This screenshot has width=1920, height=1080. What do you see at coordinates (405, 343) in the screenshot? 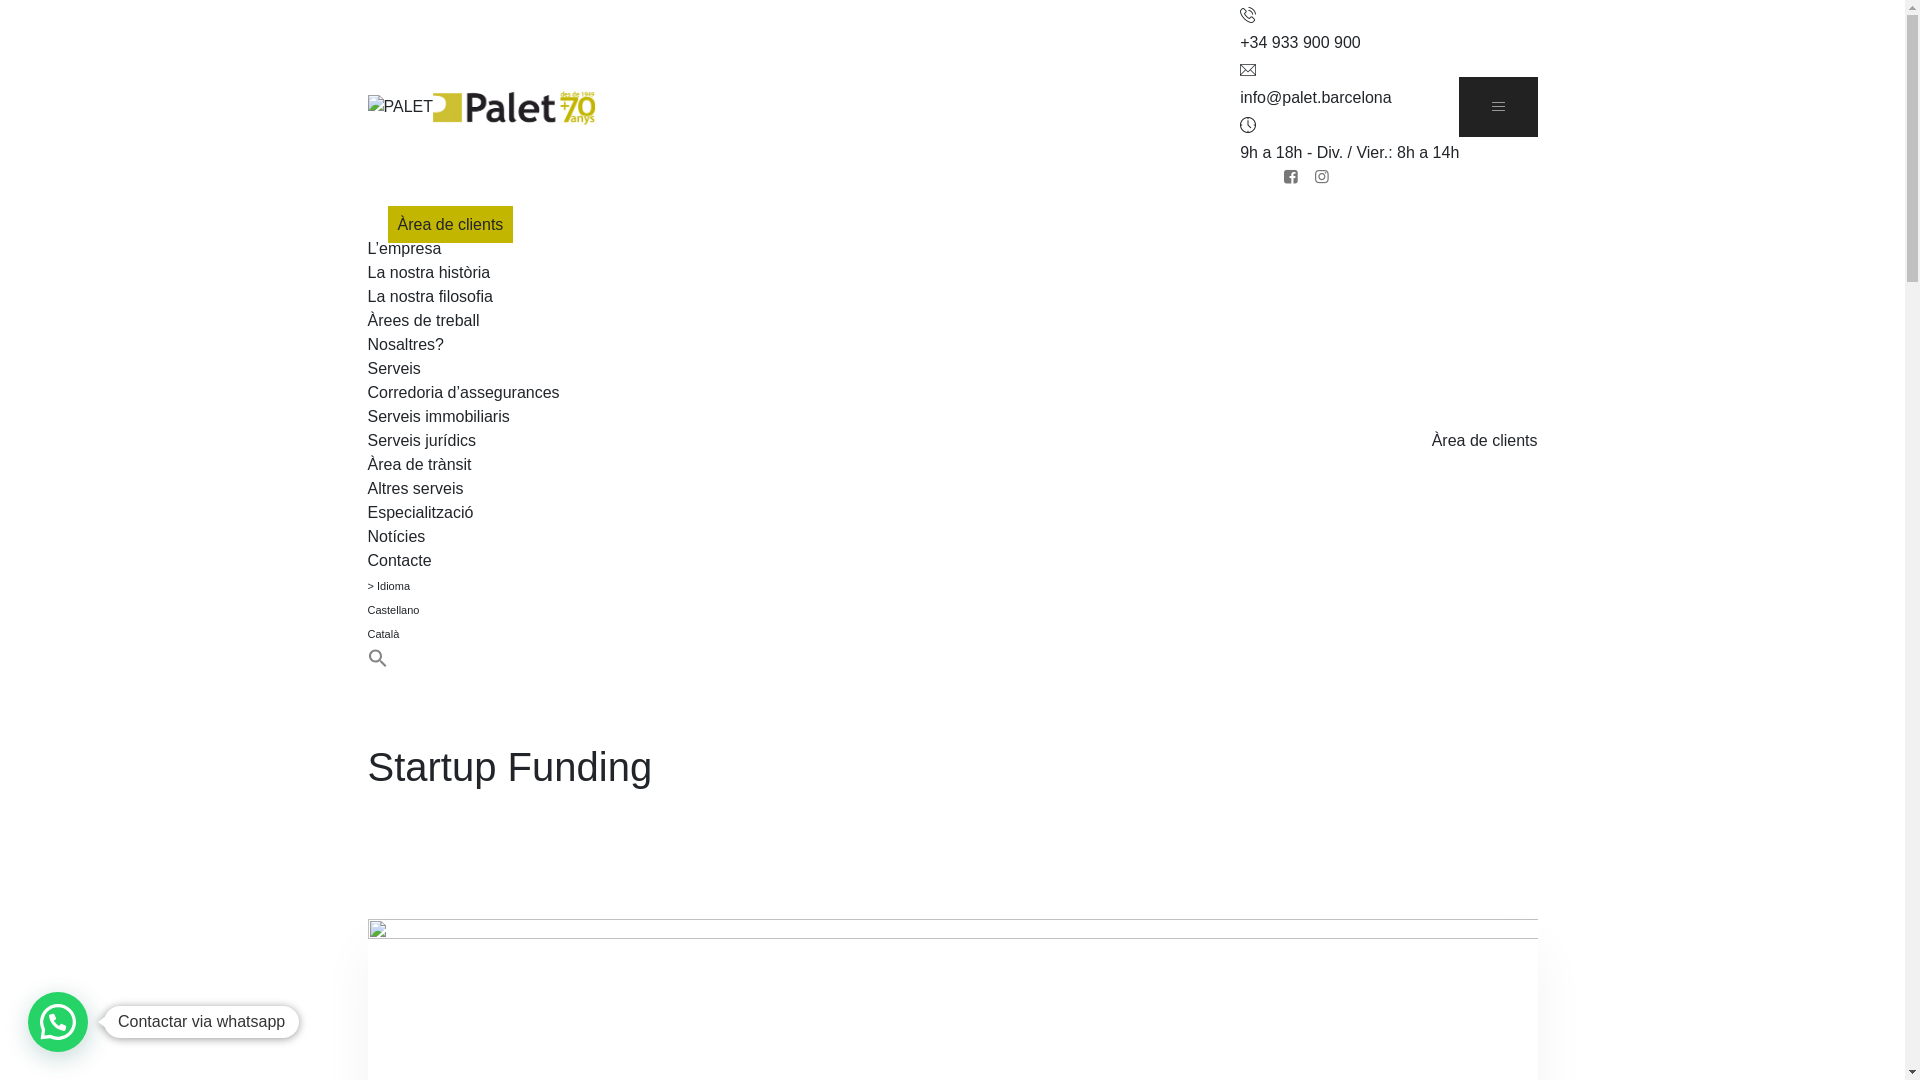
I see `'Nosaltres?'` at bounding box center [405, 343].